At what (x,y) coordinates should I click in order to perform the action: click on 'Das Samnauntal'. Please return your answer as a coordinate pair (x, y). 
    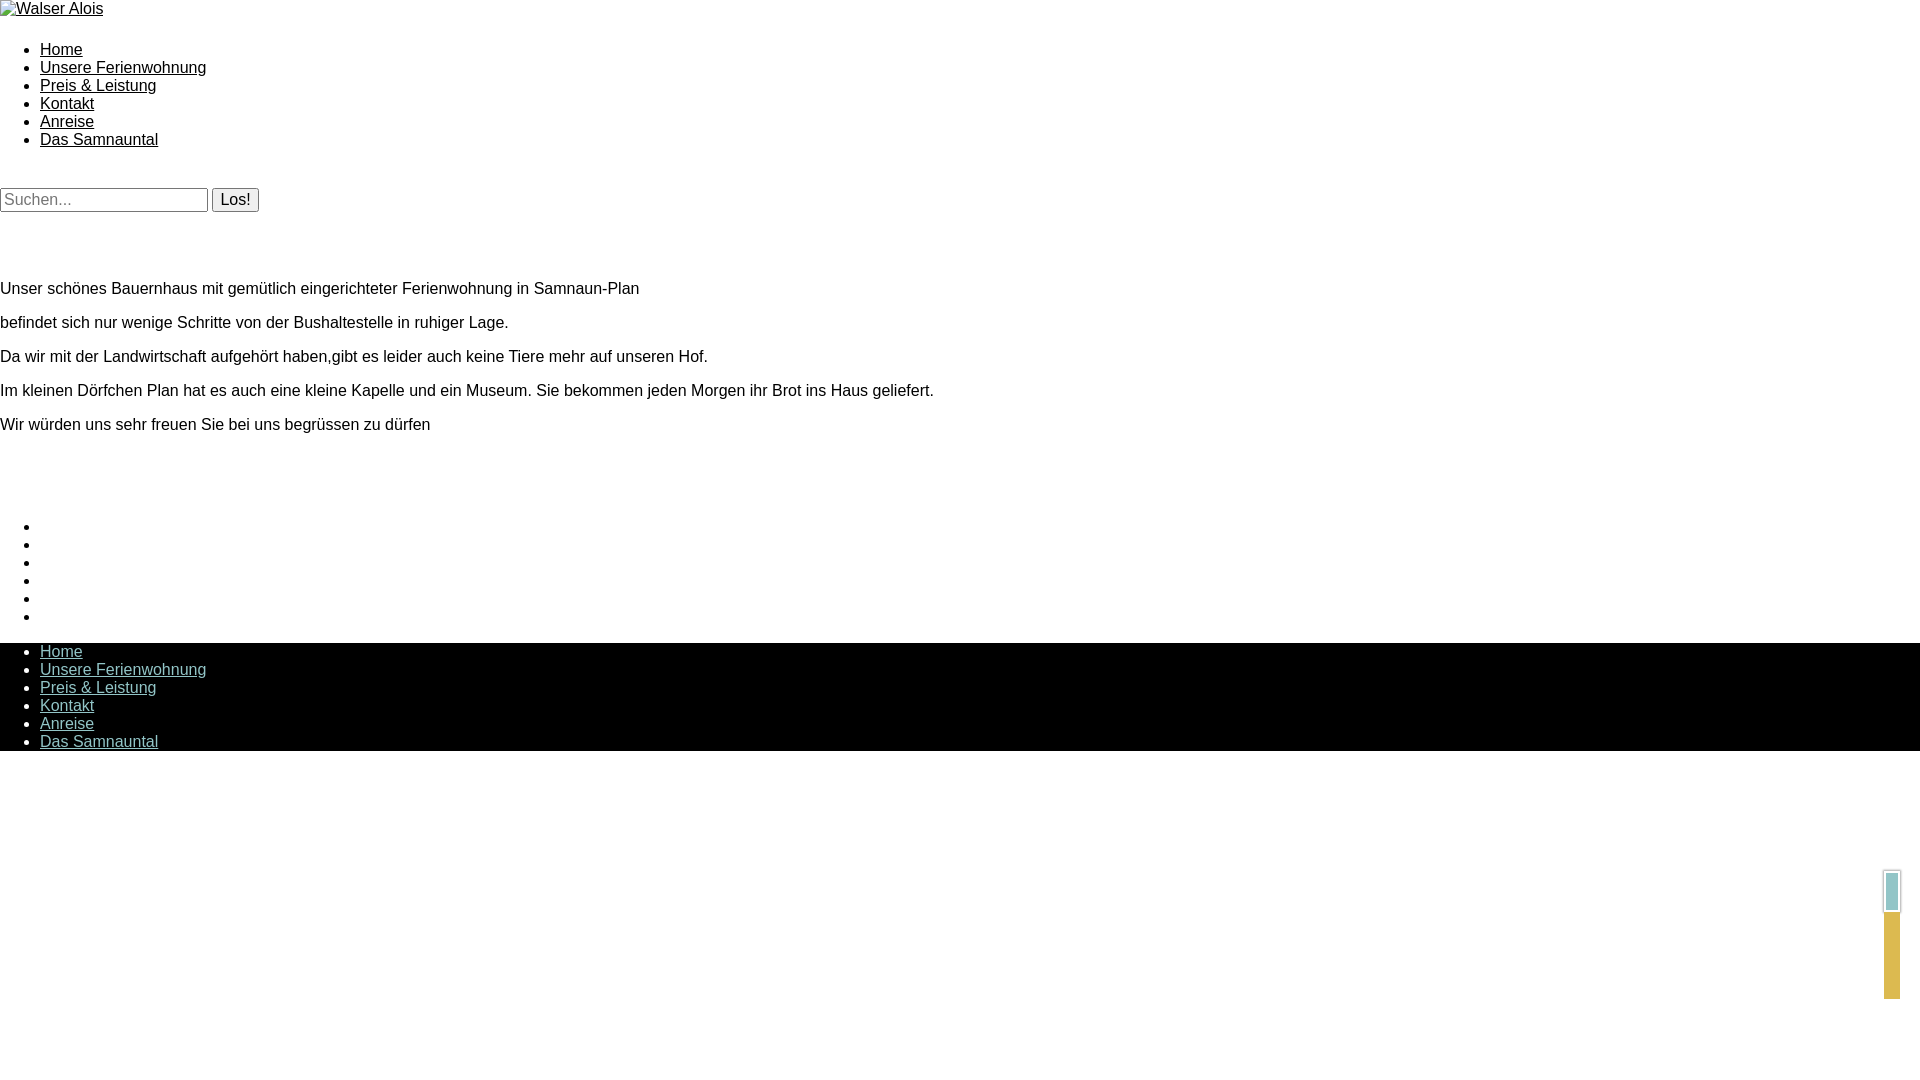
    Looking at the image, I should click on (98, 741).